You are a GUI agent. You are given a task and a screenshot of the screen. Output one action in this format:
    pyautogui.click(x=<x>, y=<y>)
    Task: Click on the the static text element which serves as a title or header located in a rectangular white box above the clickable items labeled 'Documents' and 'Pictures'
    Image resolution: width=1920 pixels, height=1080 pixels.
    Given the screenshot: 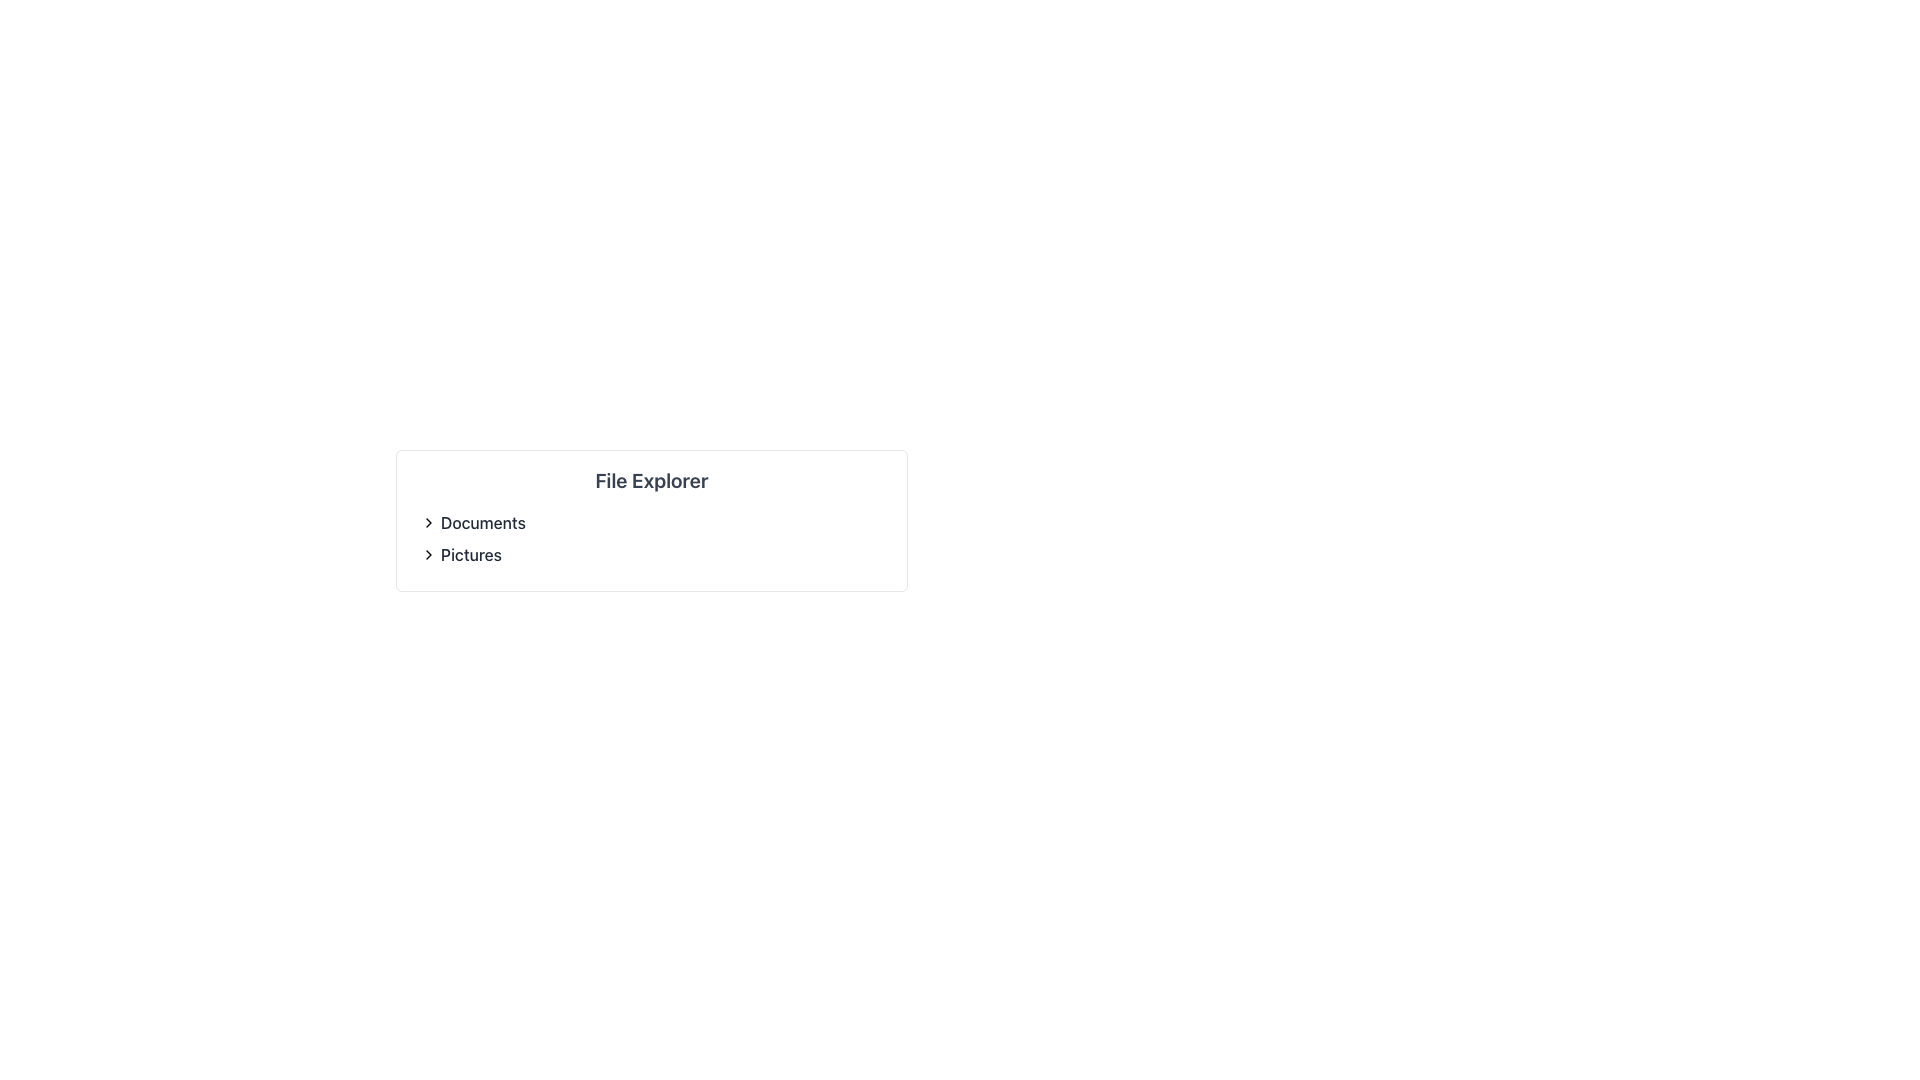 What is the action you would take?
    pyautogui.click(x=652, y=481)
    